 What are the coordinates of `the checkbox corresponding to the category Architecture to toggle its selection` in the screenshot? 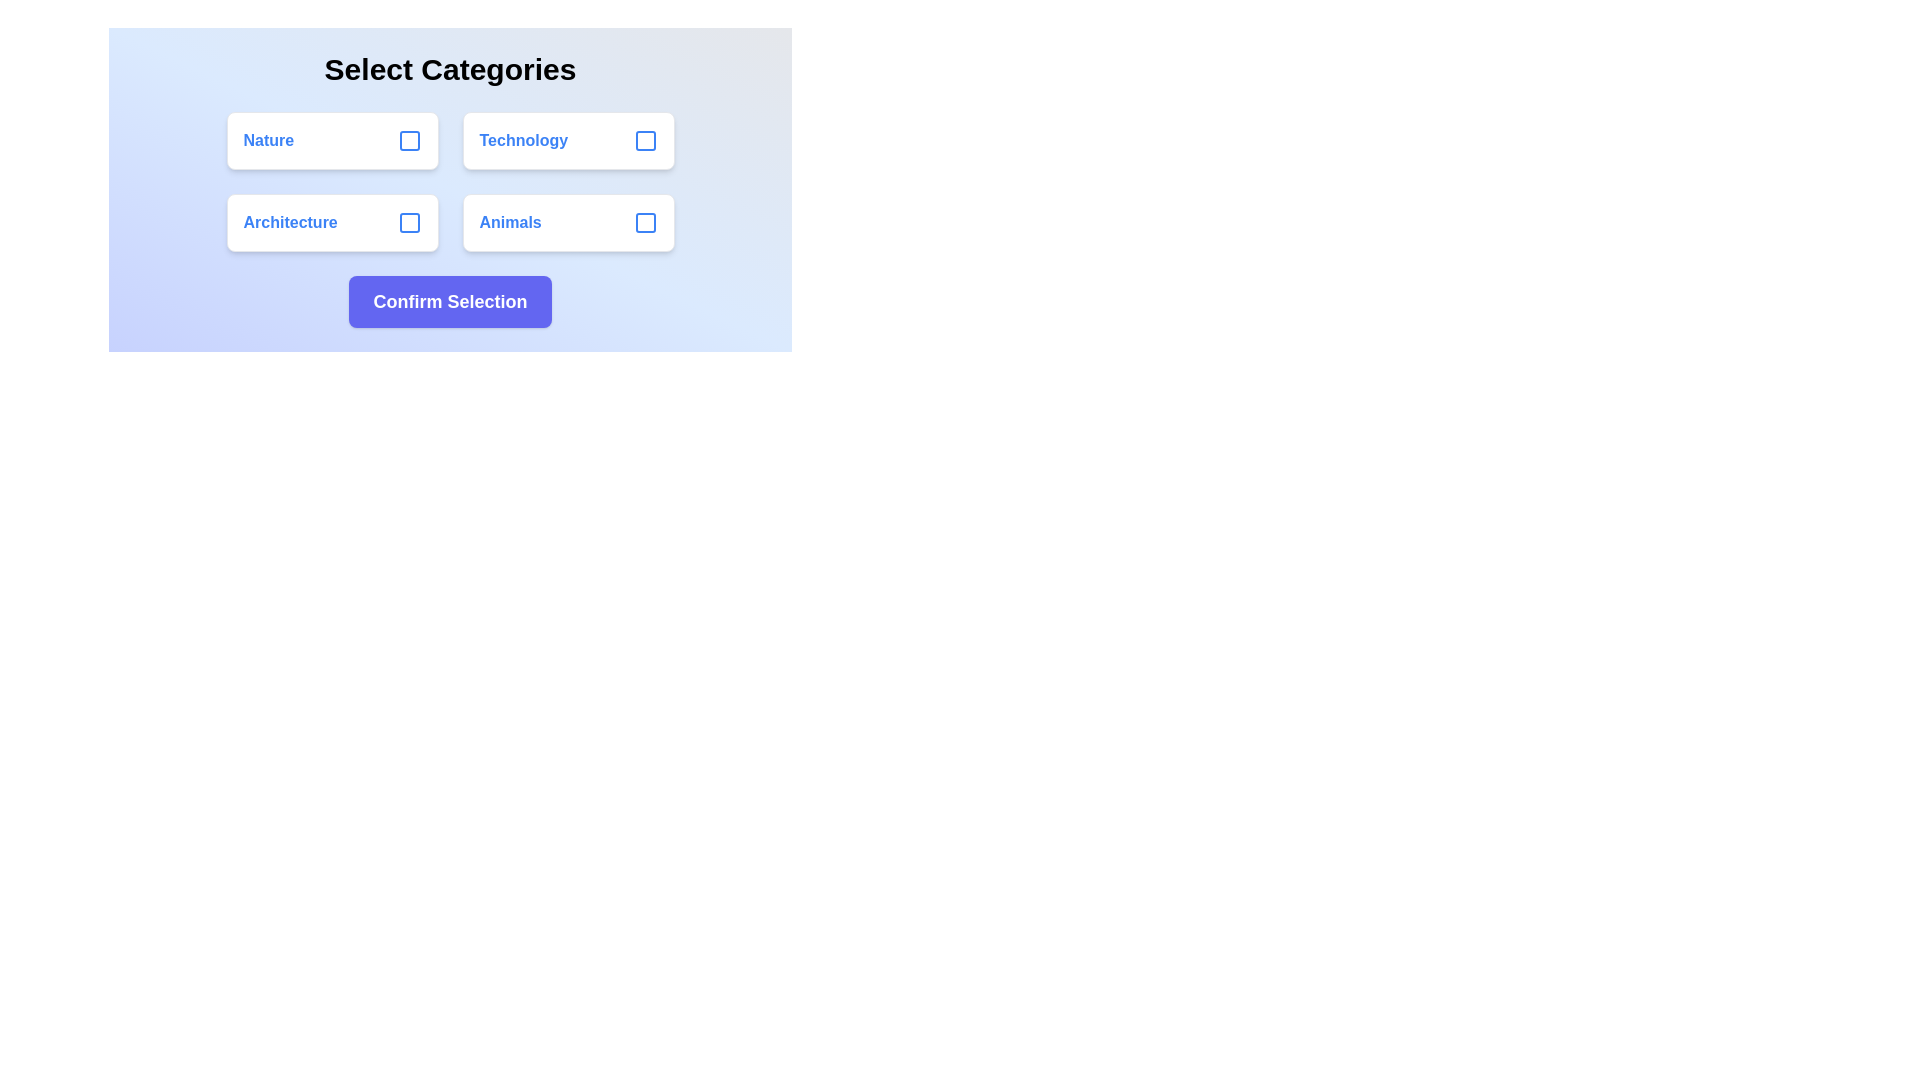 It's located at (408, 223).